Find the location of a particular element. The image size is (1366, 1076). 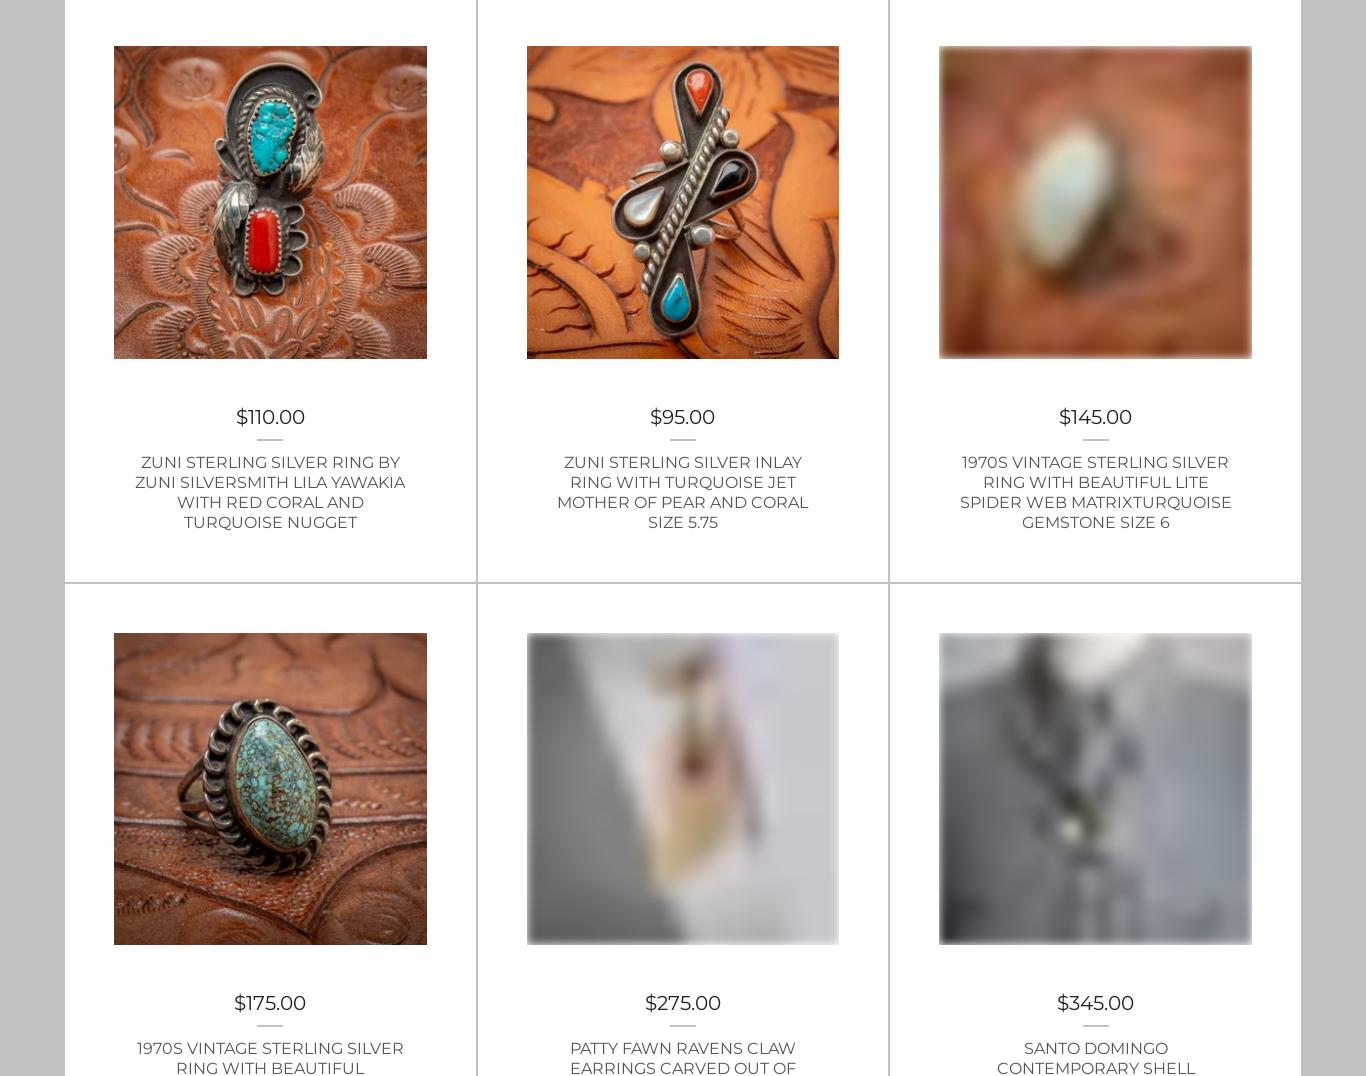

'145.00' is located at coordinates (1069, 415).